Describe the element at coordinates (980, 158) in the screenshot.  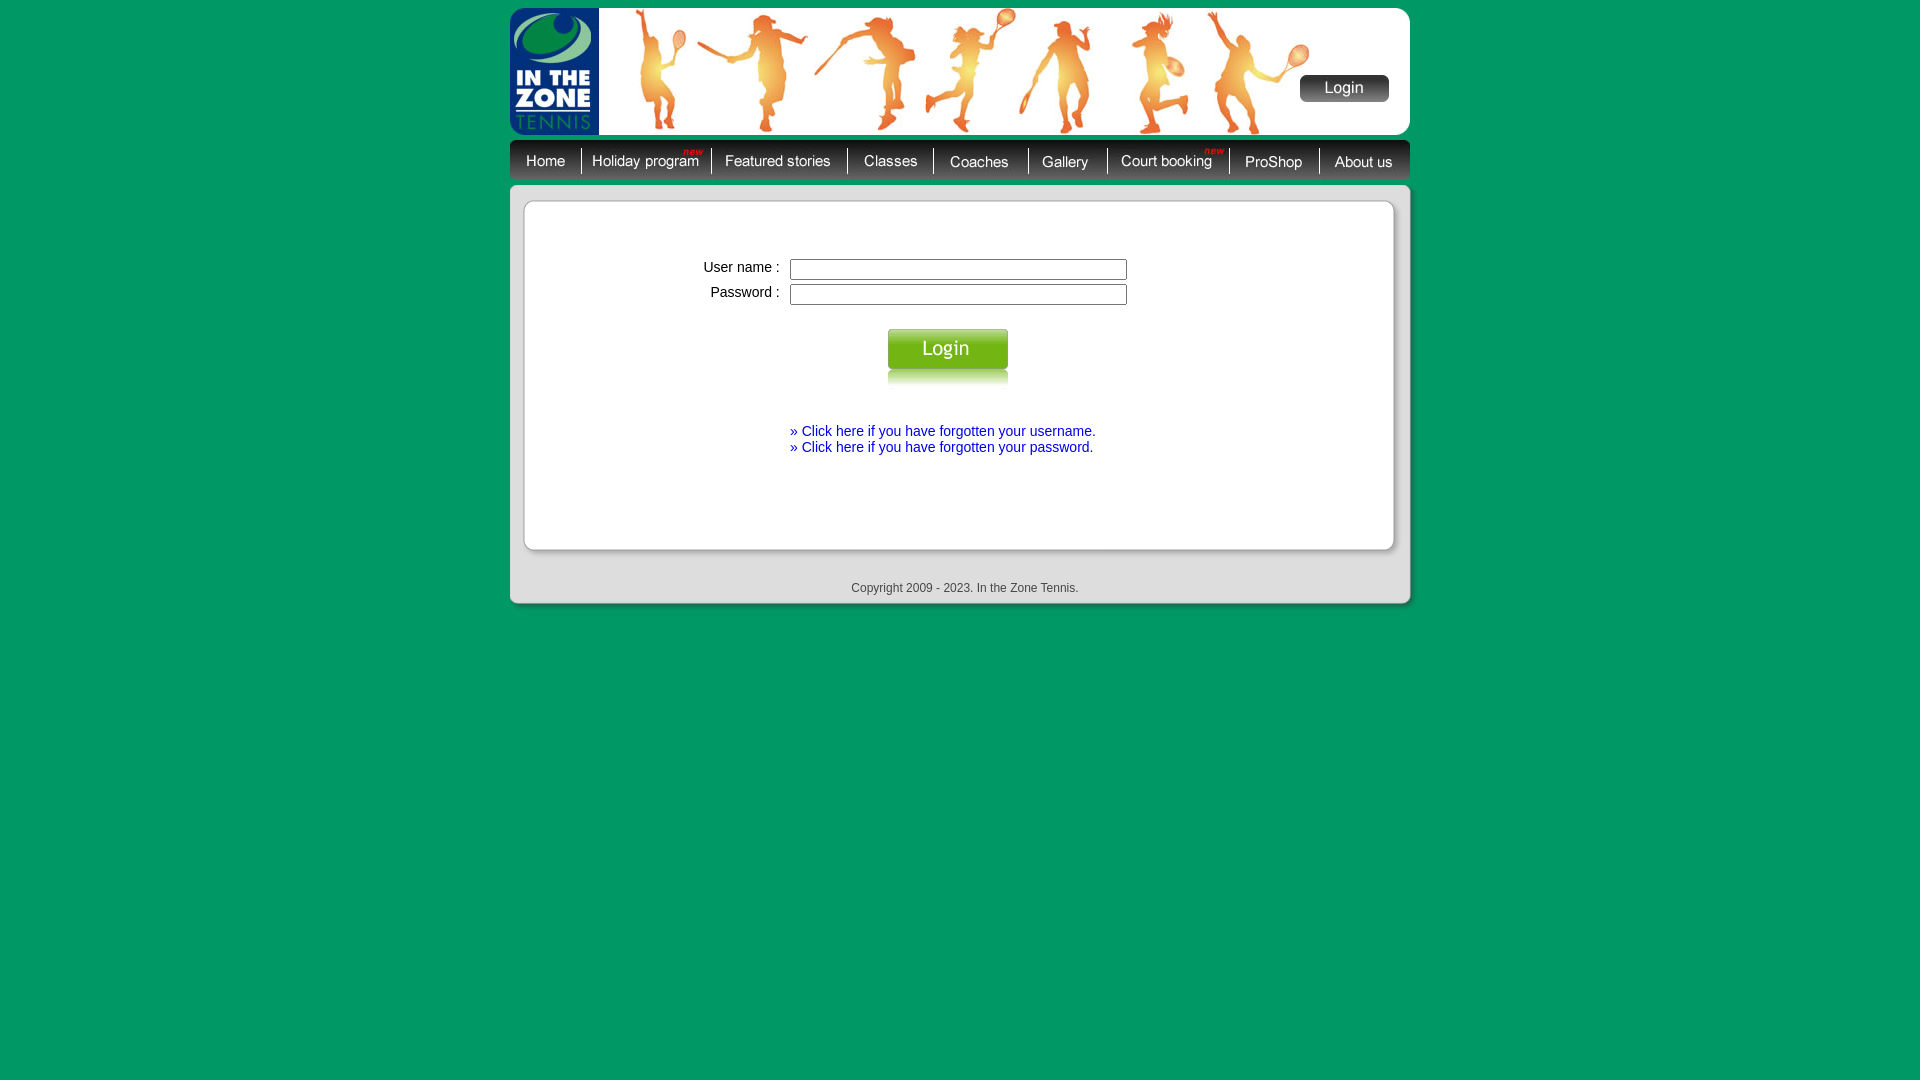
I see `'Coaches'` at that location.